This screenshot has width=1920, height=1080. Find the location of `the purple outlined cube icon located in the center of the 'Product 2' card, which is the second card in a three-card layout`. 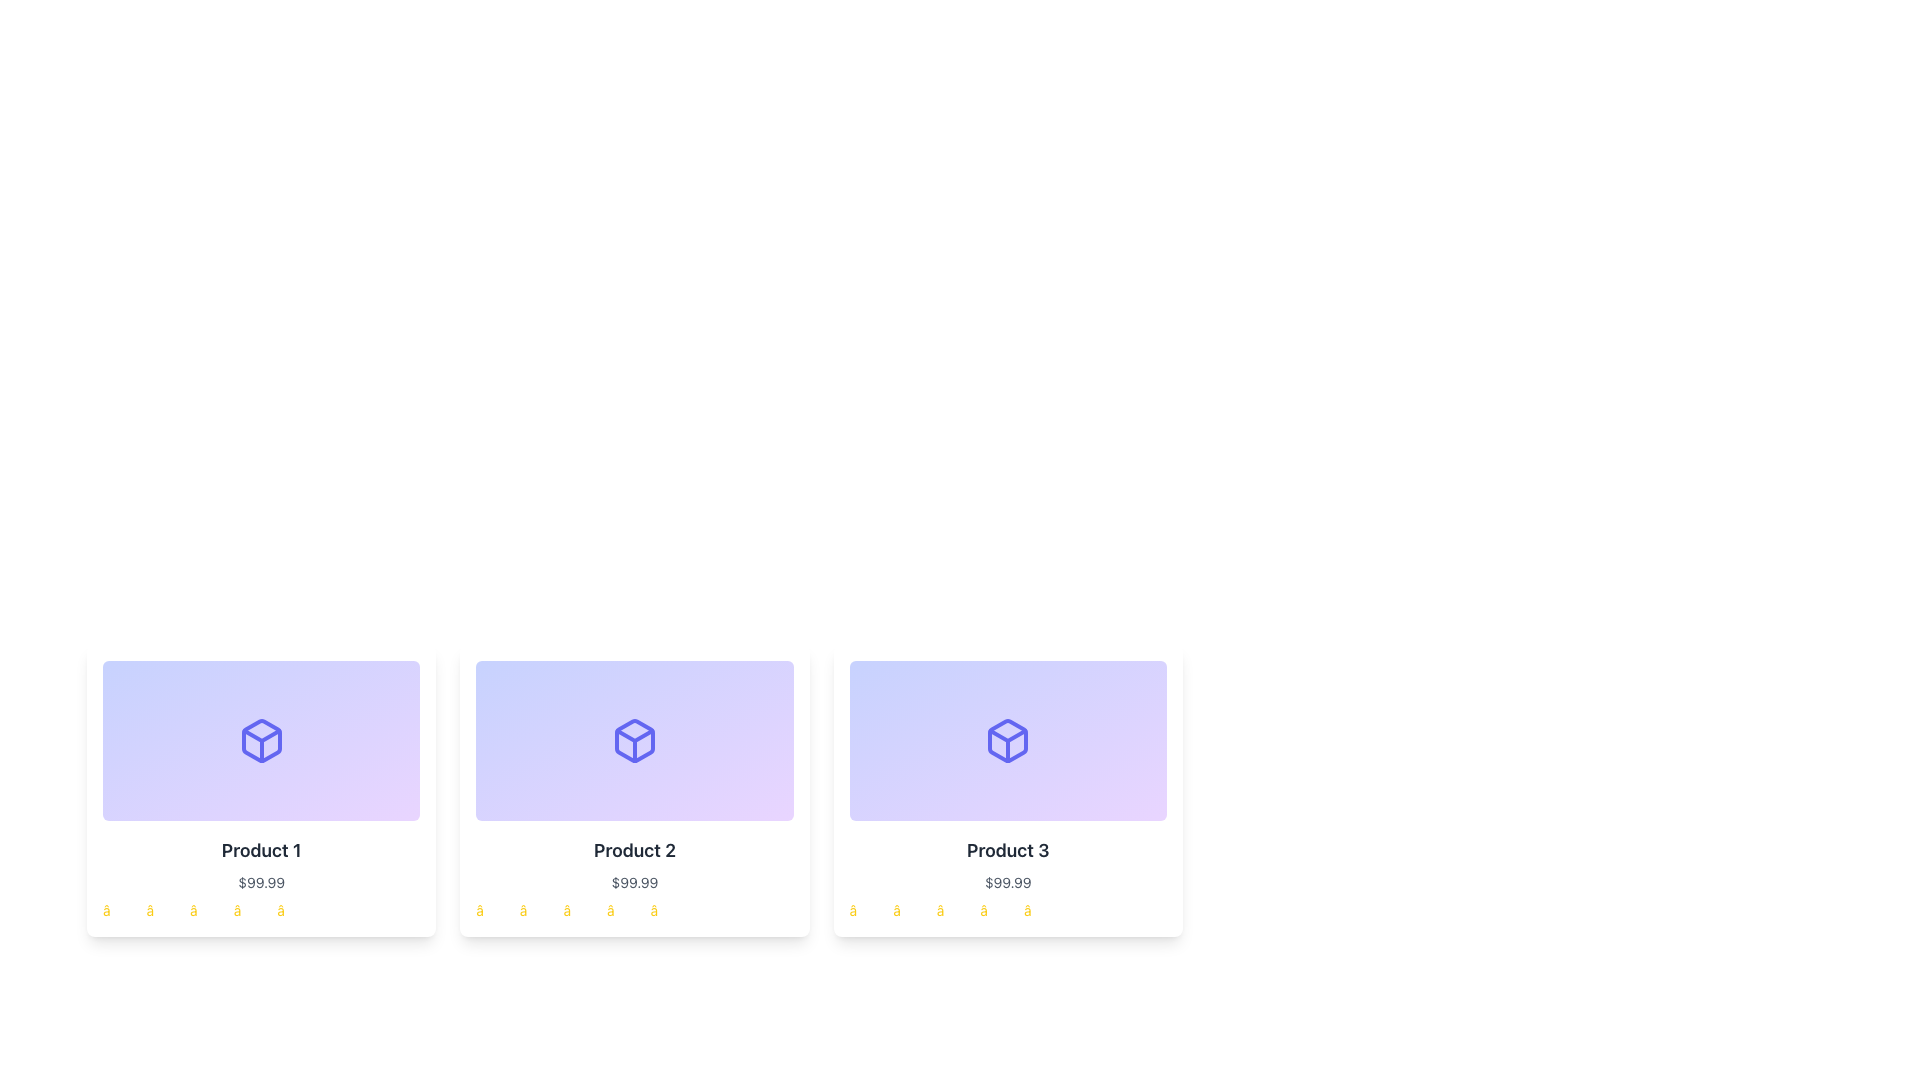

the purple outlined cube icon located in the center of the 'Product 2' card, which is the second card in a three-card layout is located at coordinates (633, 740).